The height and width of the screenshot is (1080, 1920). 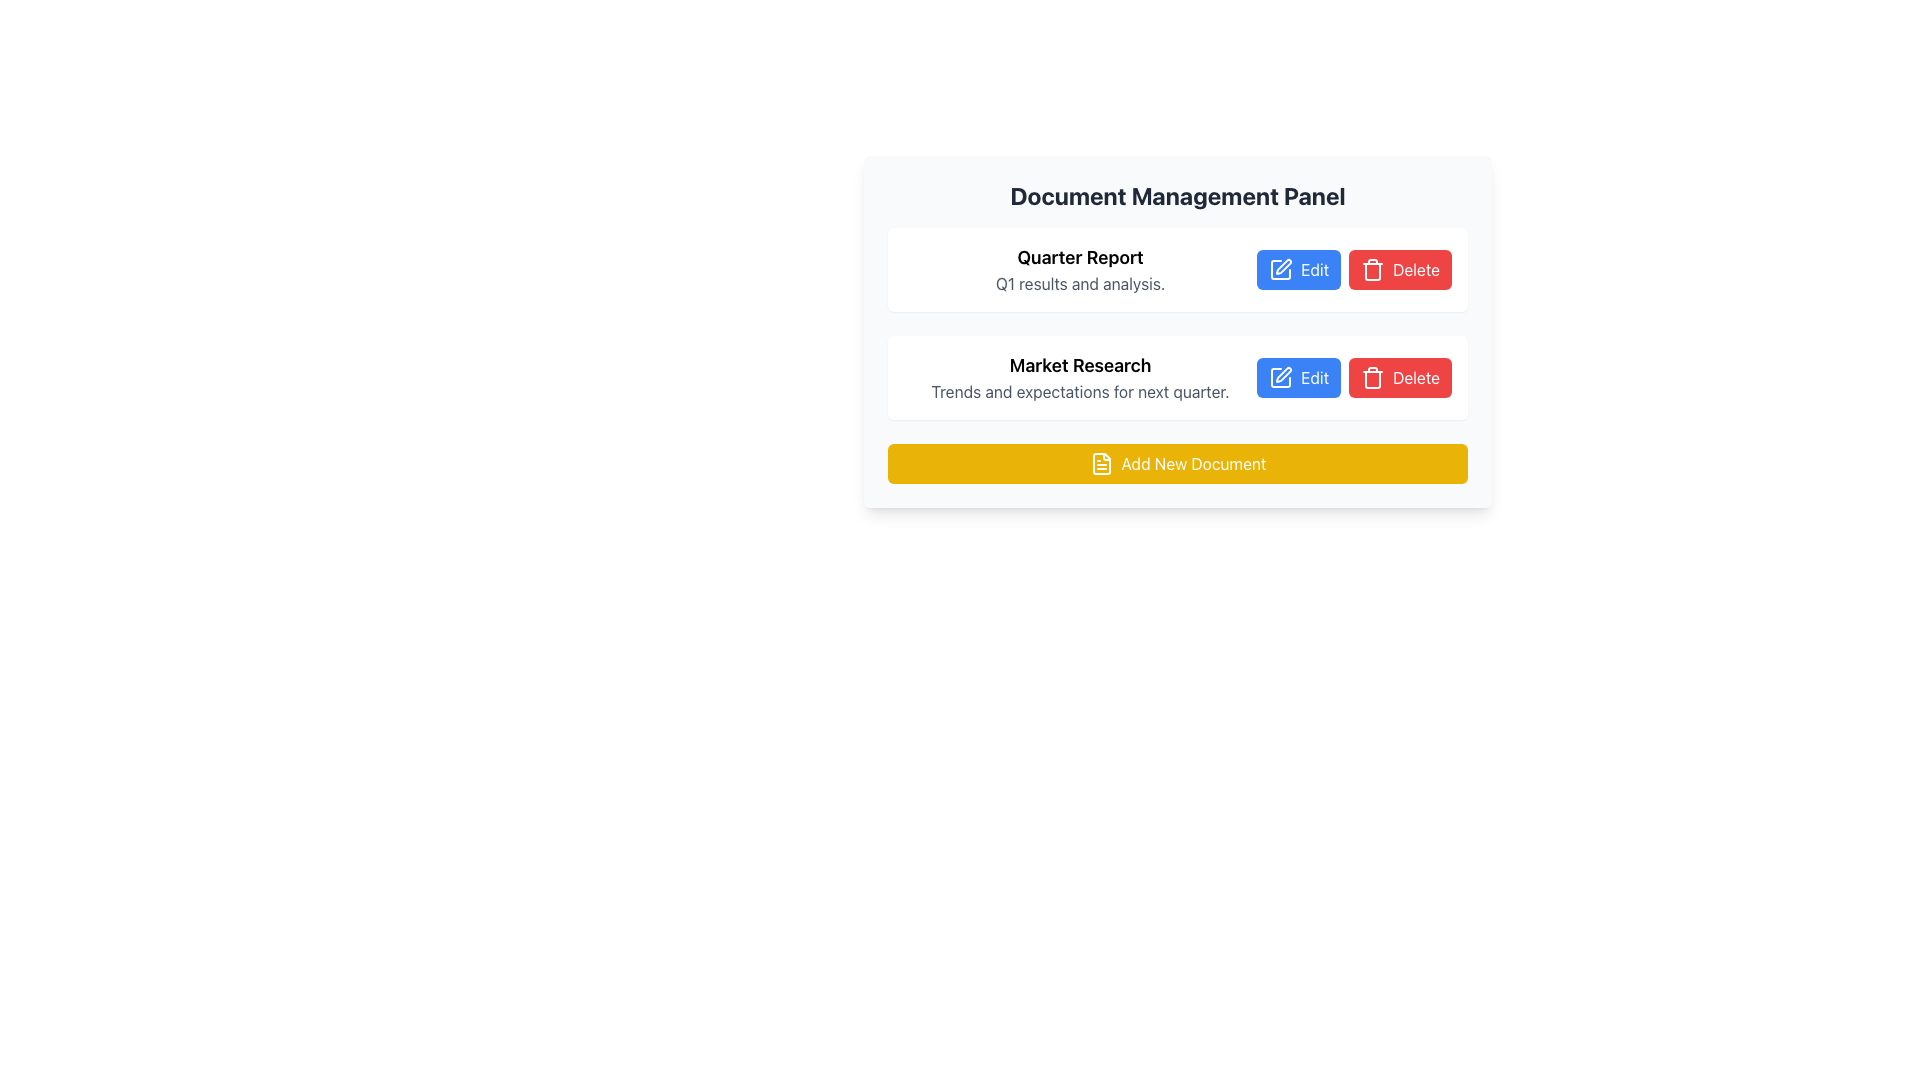 What do you see at coordinates (1371, 380) in the screenshot?
I see `the hollow vertical rectangular shape inside the trash can icon representing the Delete button for the 'Market Research' section` at bounding box center [1371, 380].